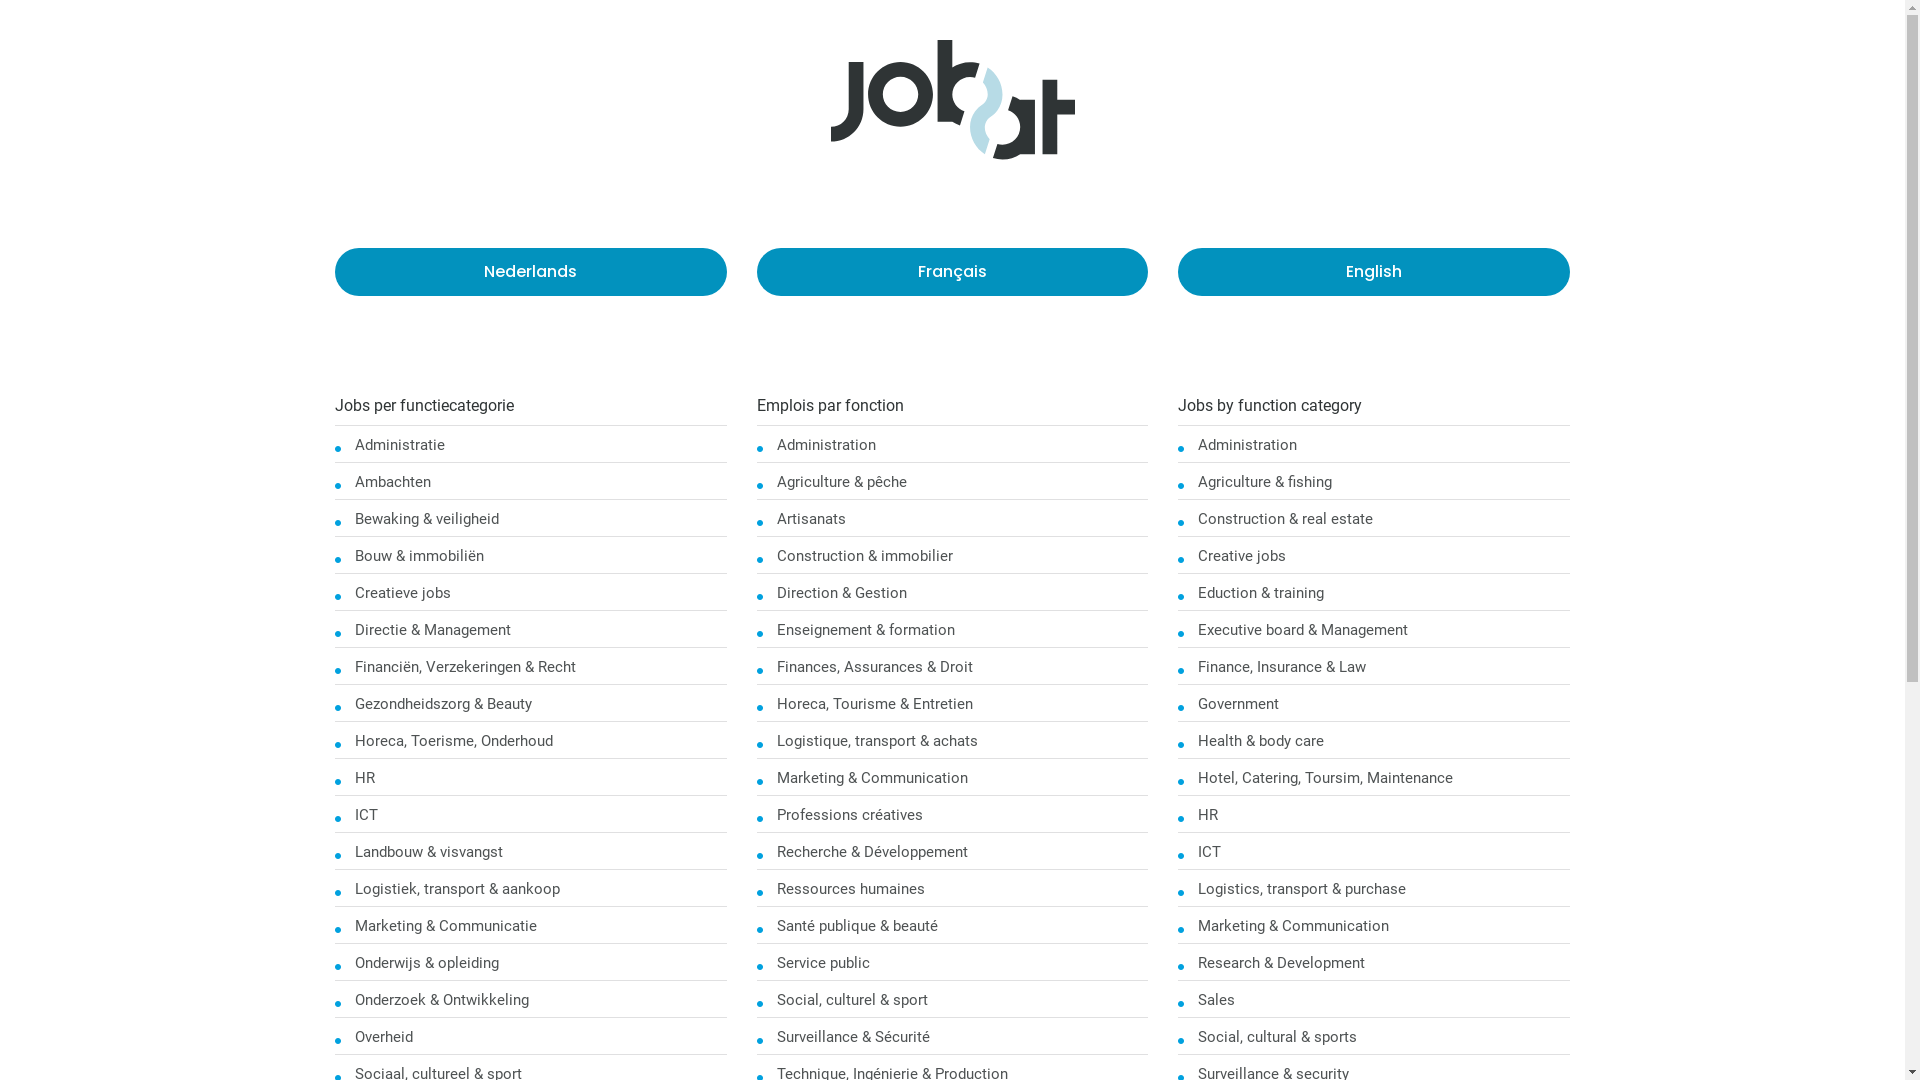 Image resolution: width=1920 pixels, height=1080 pixels. Describe the element at coordinates (841, 592) in the screenshot. I see `'Direction & Gestion'` at that location.